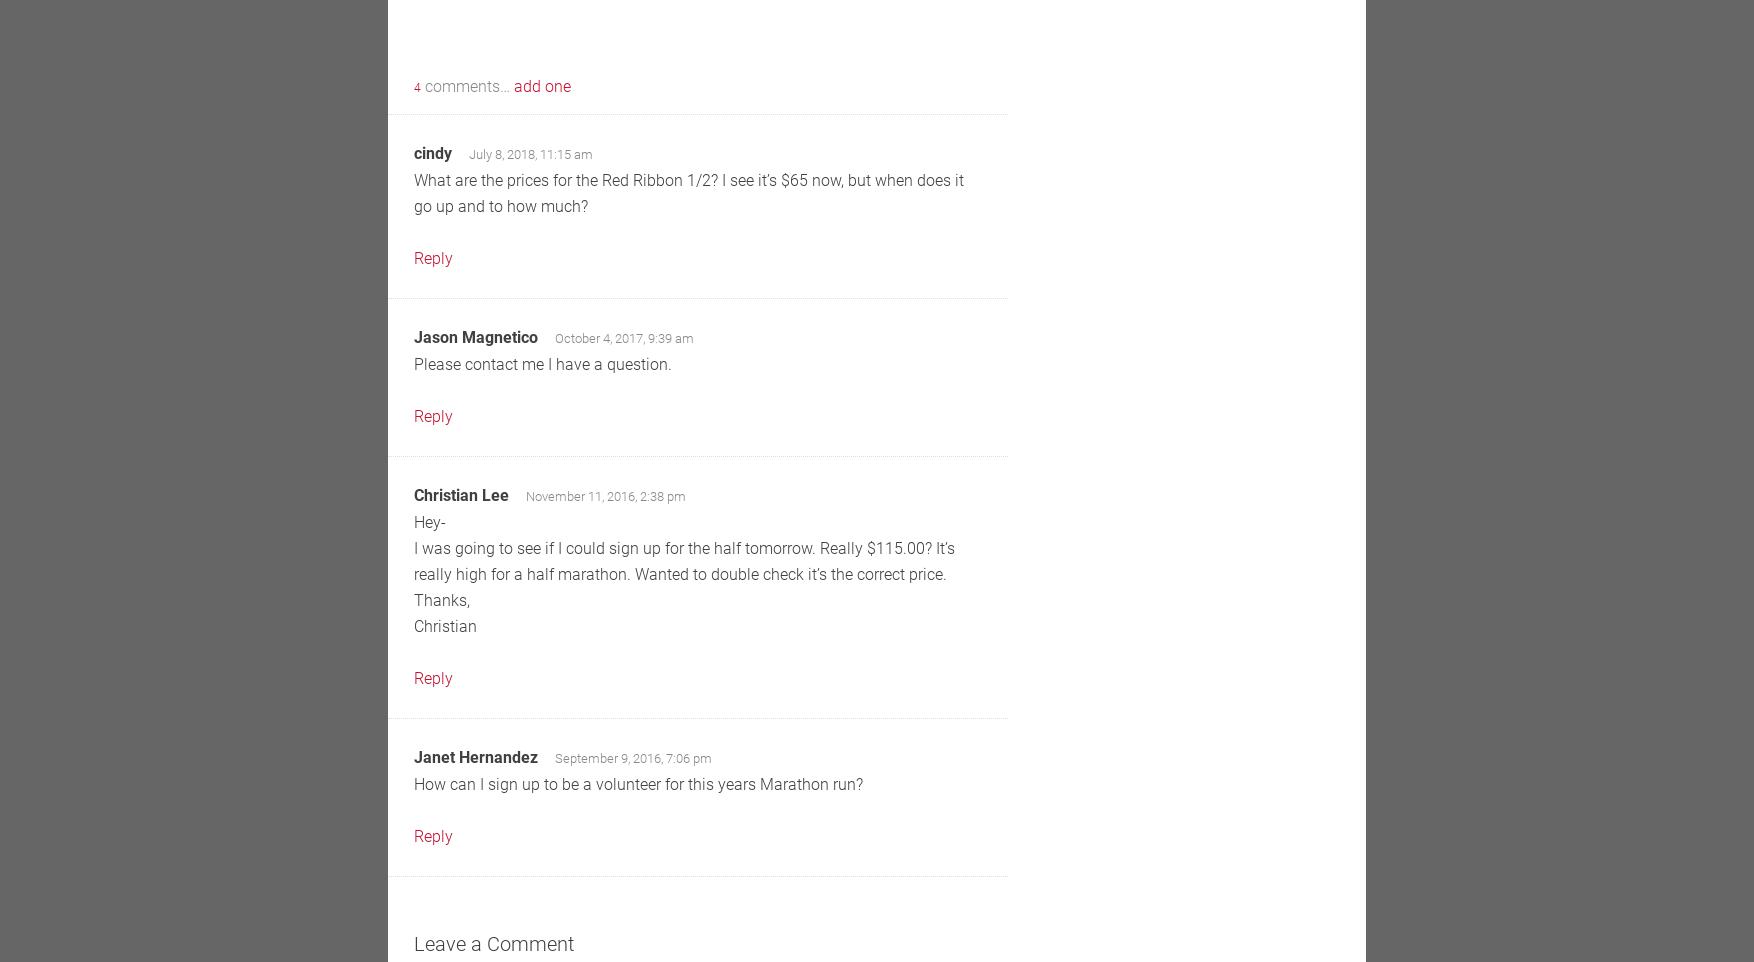 The width and height of the screenshot is (1754, 962). Describe the element at coordinates (492, 944) in the screenshot. I see `'Leave a Comment'` at that location.